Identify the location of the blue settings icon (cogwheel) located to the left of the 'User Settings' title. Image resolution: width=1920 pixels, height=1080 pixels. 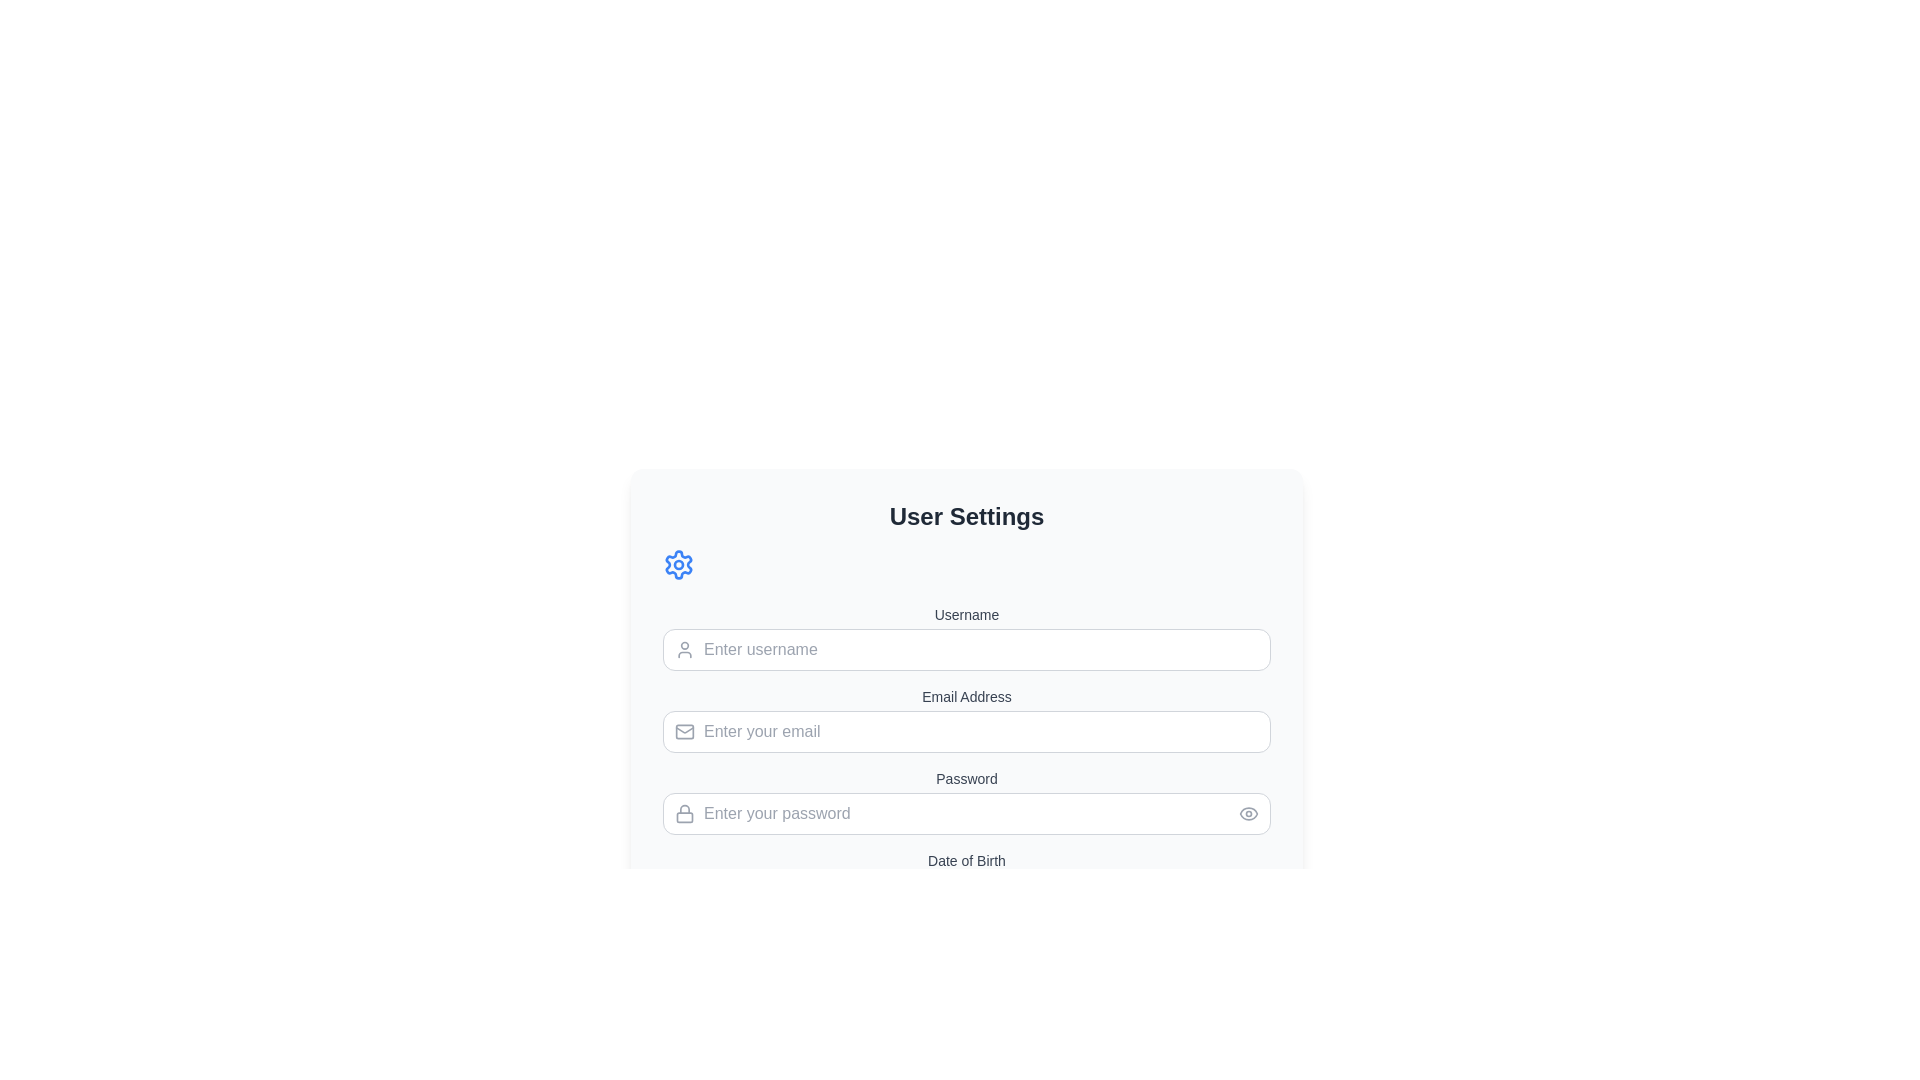
(678, 564).